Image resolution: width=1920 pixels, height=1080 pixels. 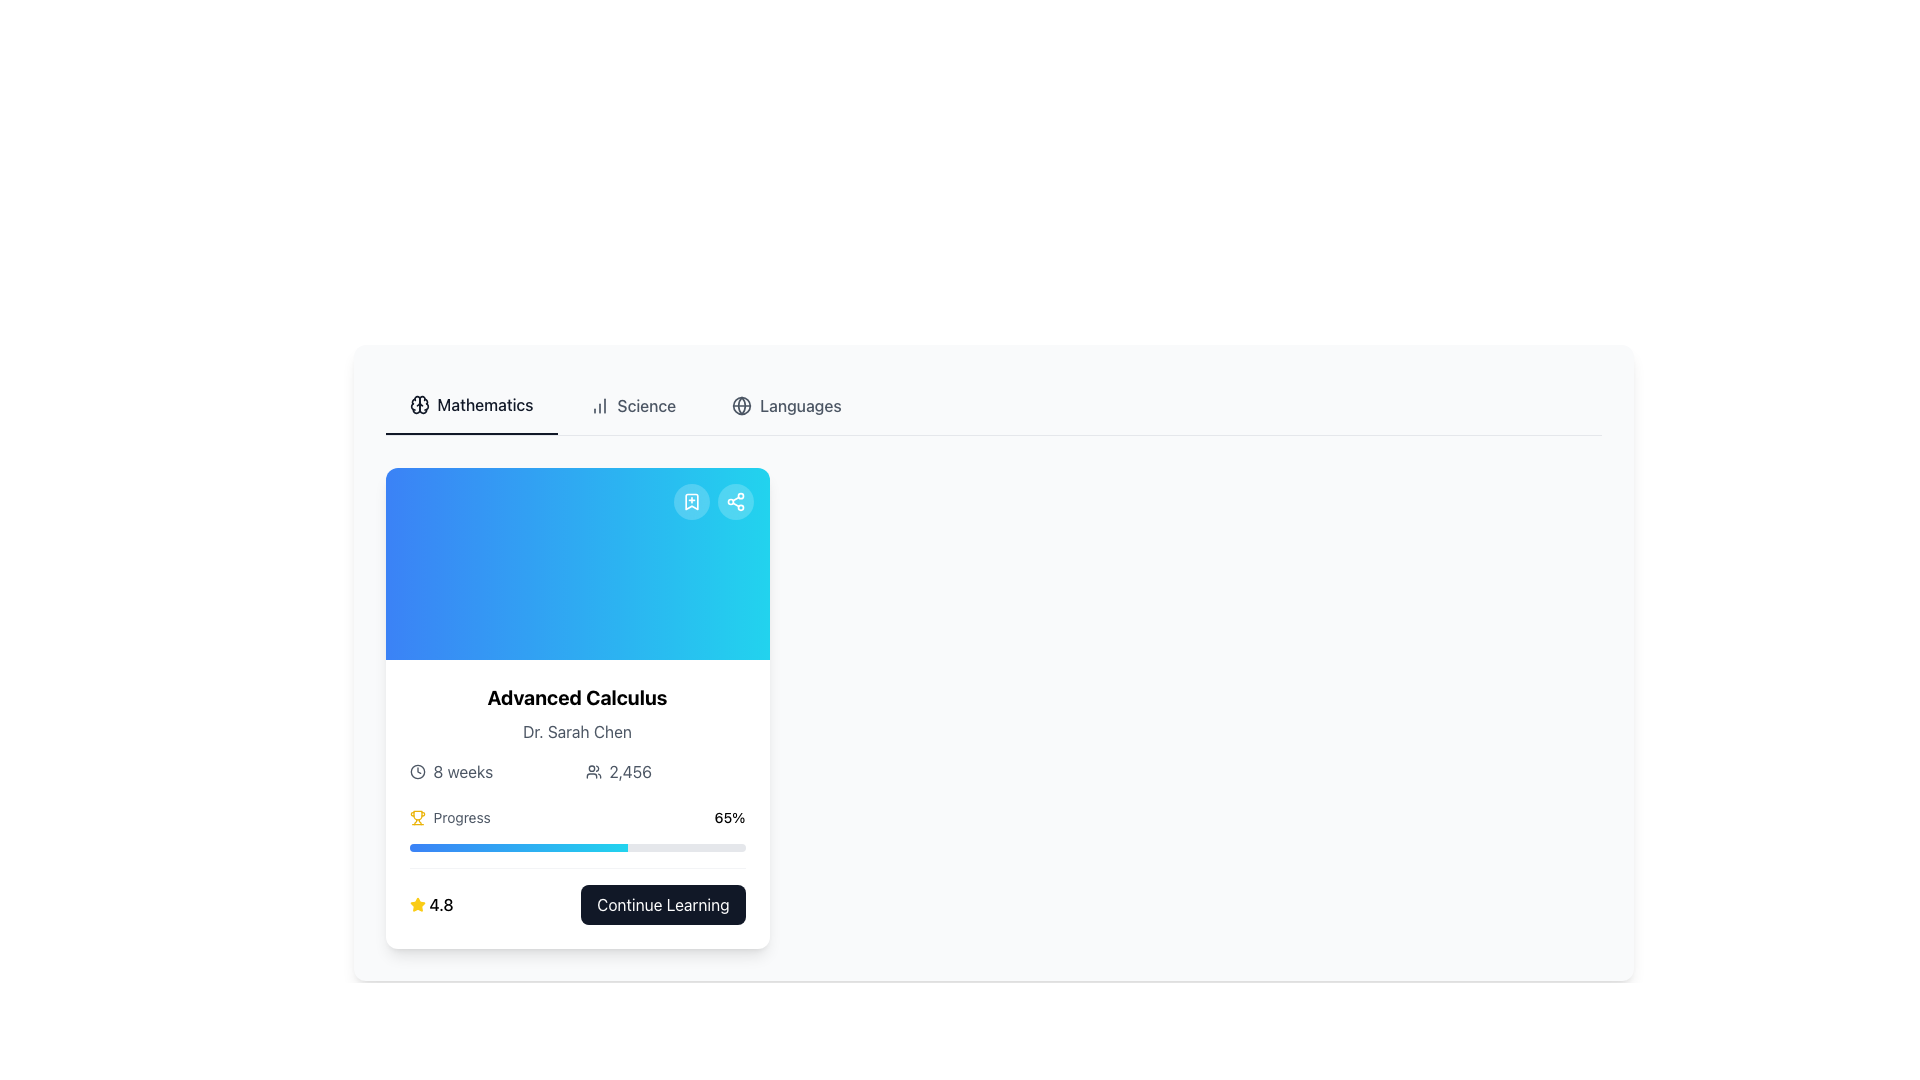 I want to click on the play button located centrally within the rectangular banner at the top portion of the course card to observe the hover effect, so click(x=576, y=563).